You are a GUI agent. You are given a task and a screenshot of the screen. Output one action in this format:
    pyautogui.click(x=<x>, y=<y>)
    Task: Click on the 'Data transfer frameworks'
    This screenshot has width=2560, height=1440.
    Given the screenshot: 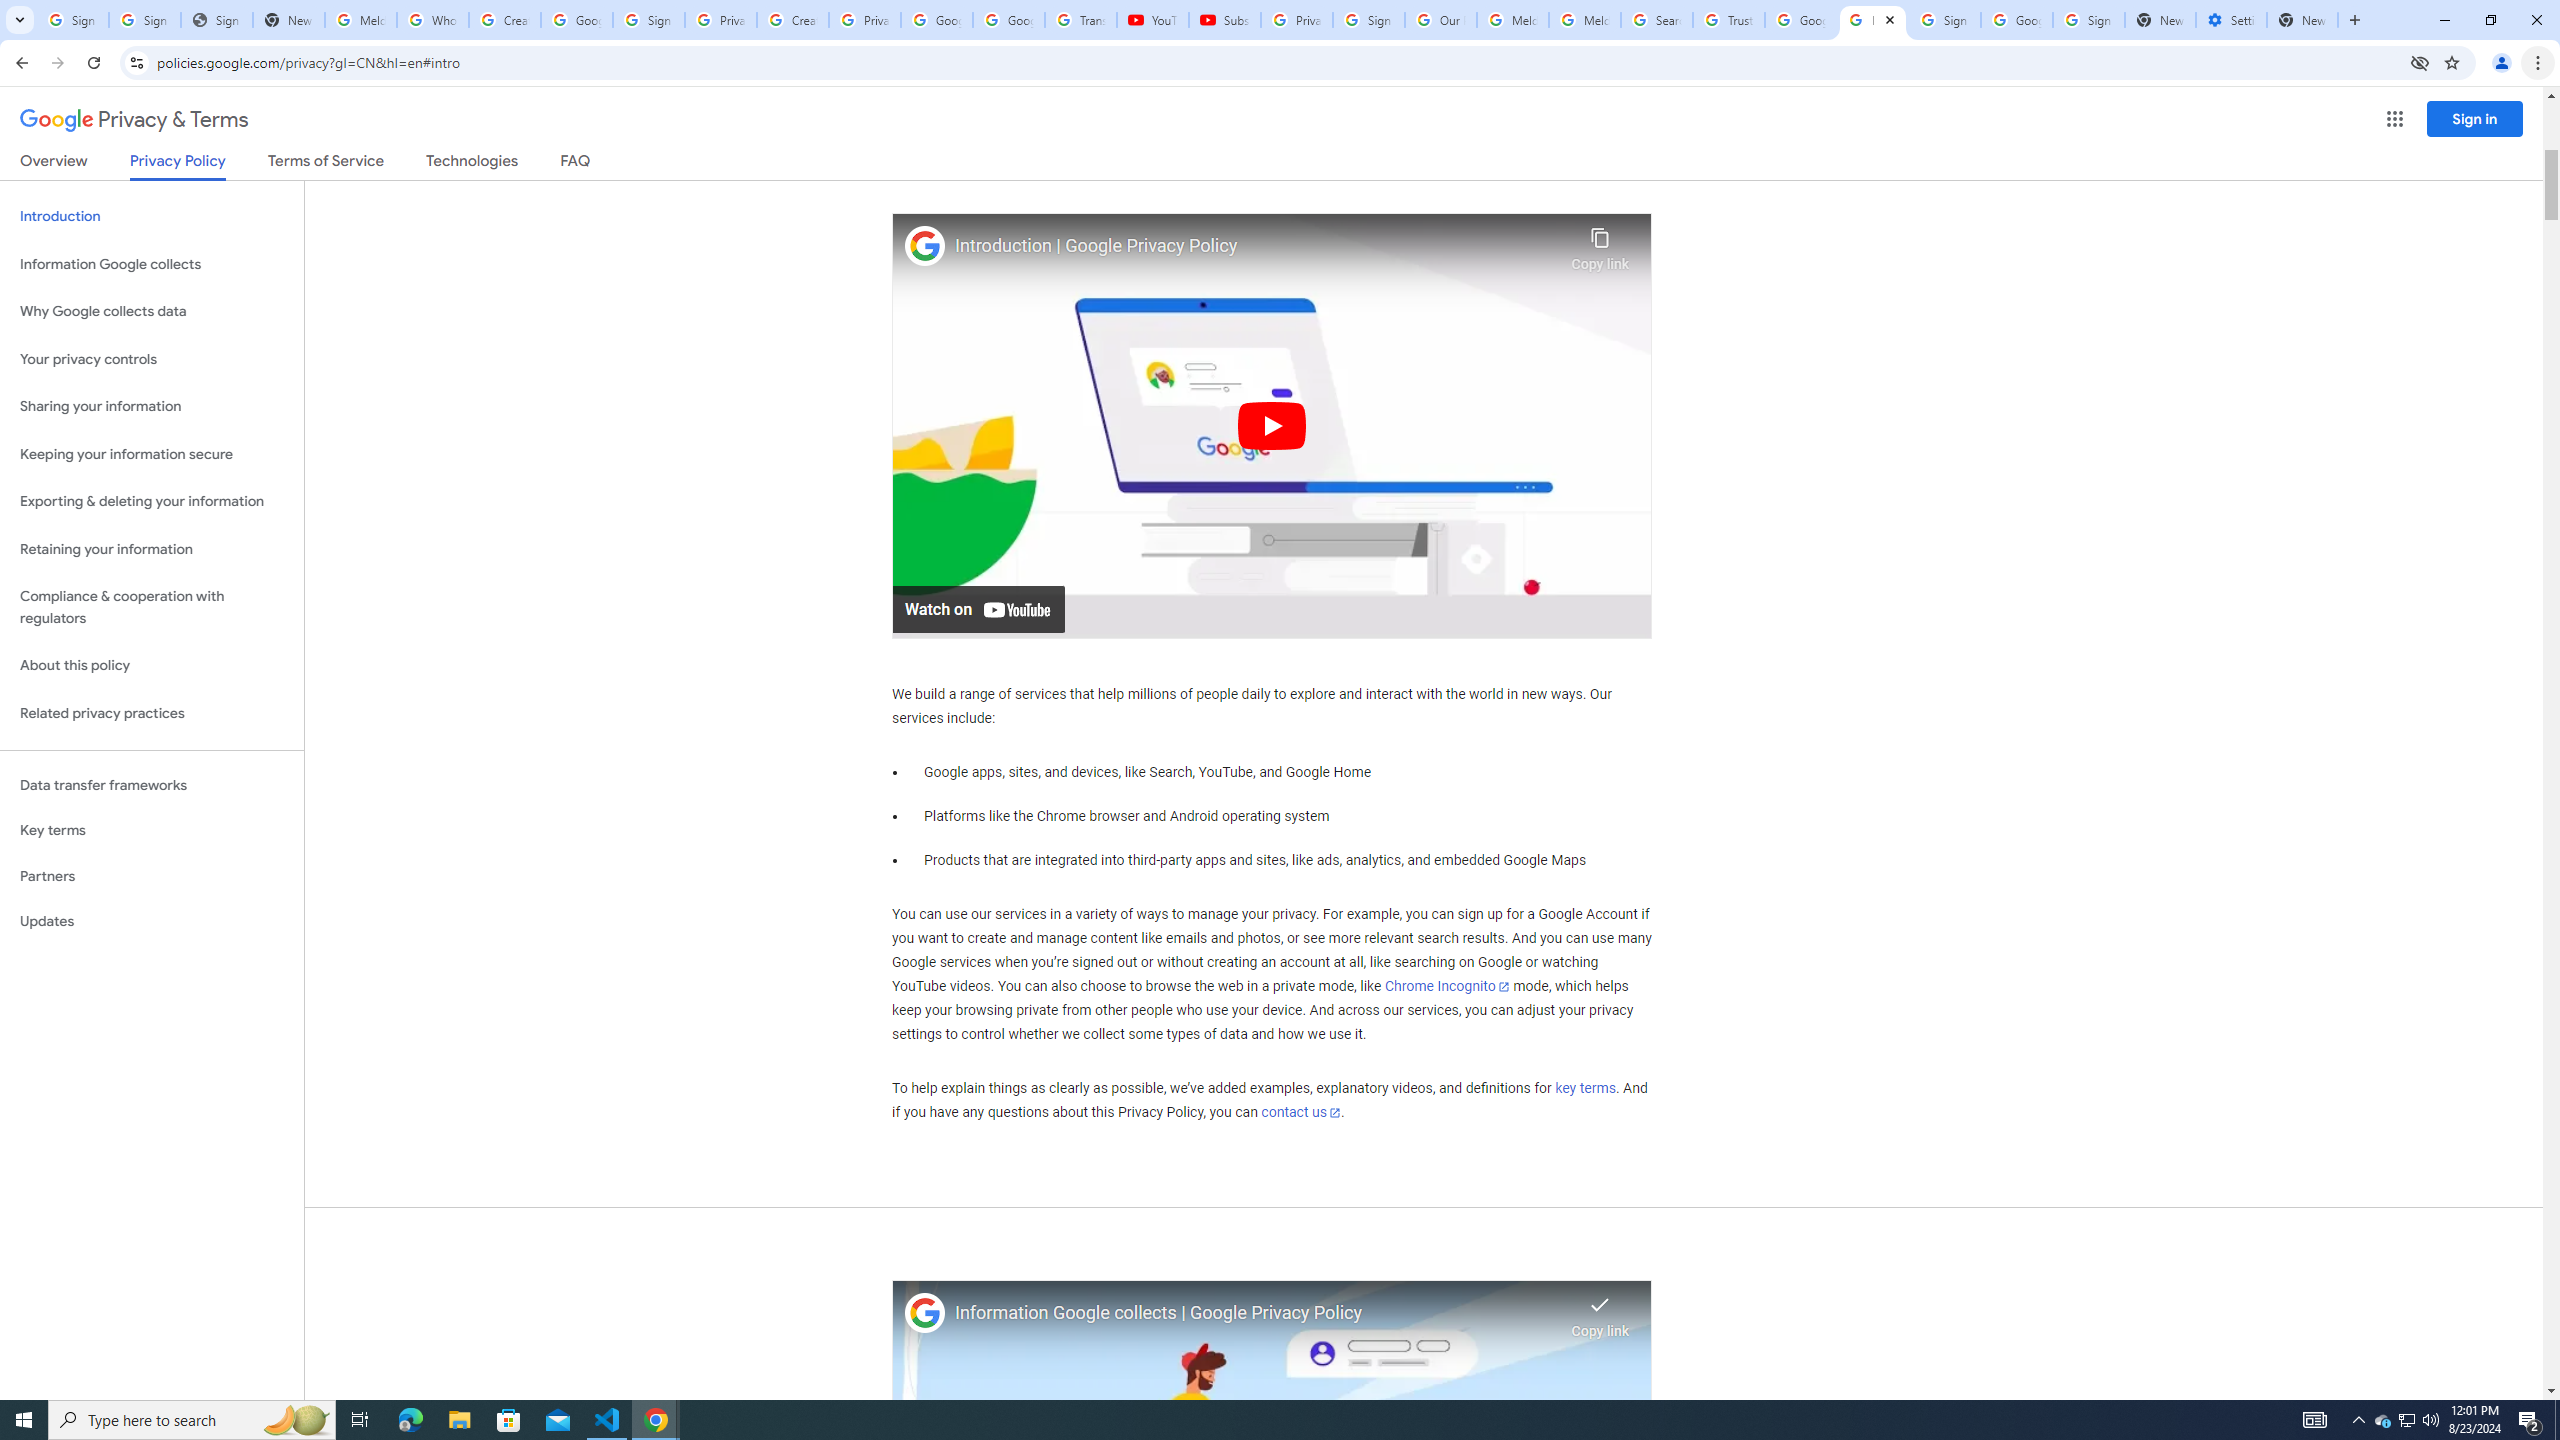 What is the action you would take?
    pyautogui.click(x=151, y=785)
    